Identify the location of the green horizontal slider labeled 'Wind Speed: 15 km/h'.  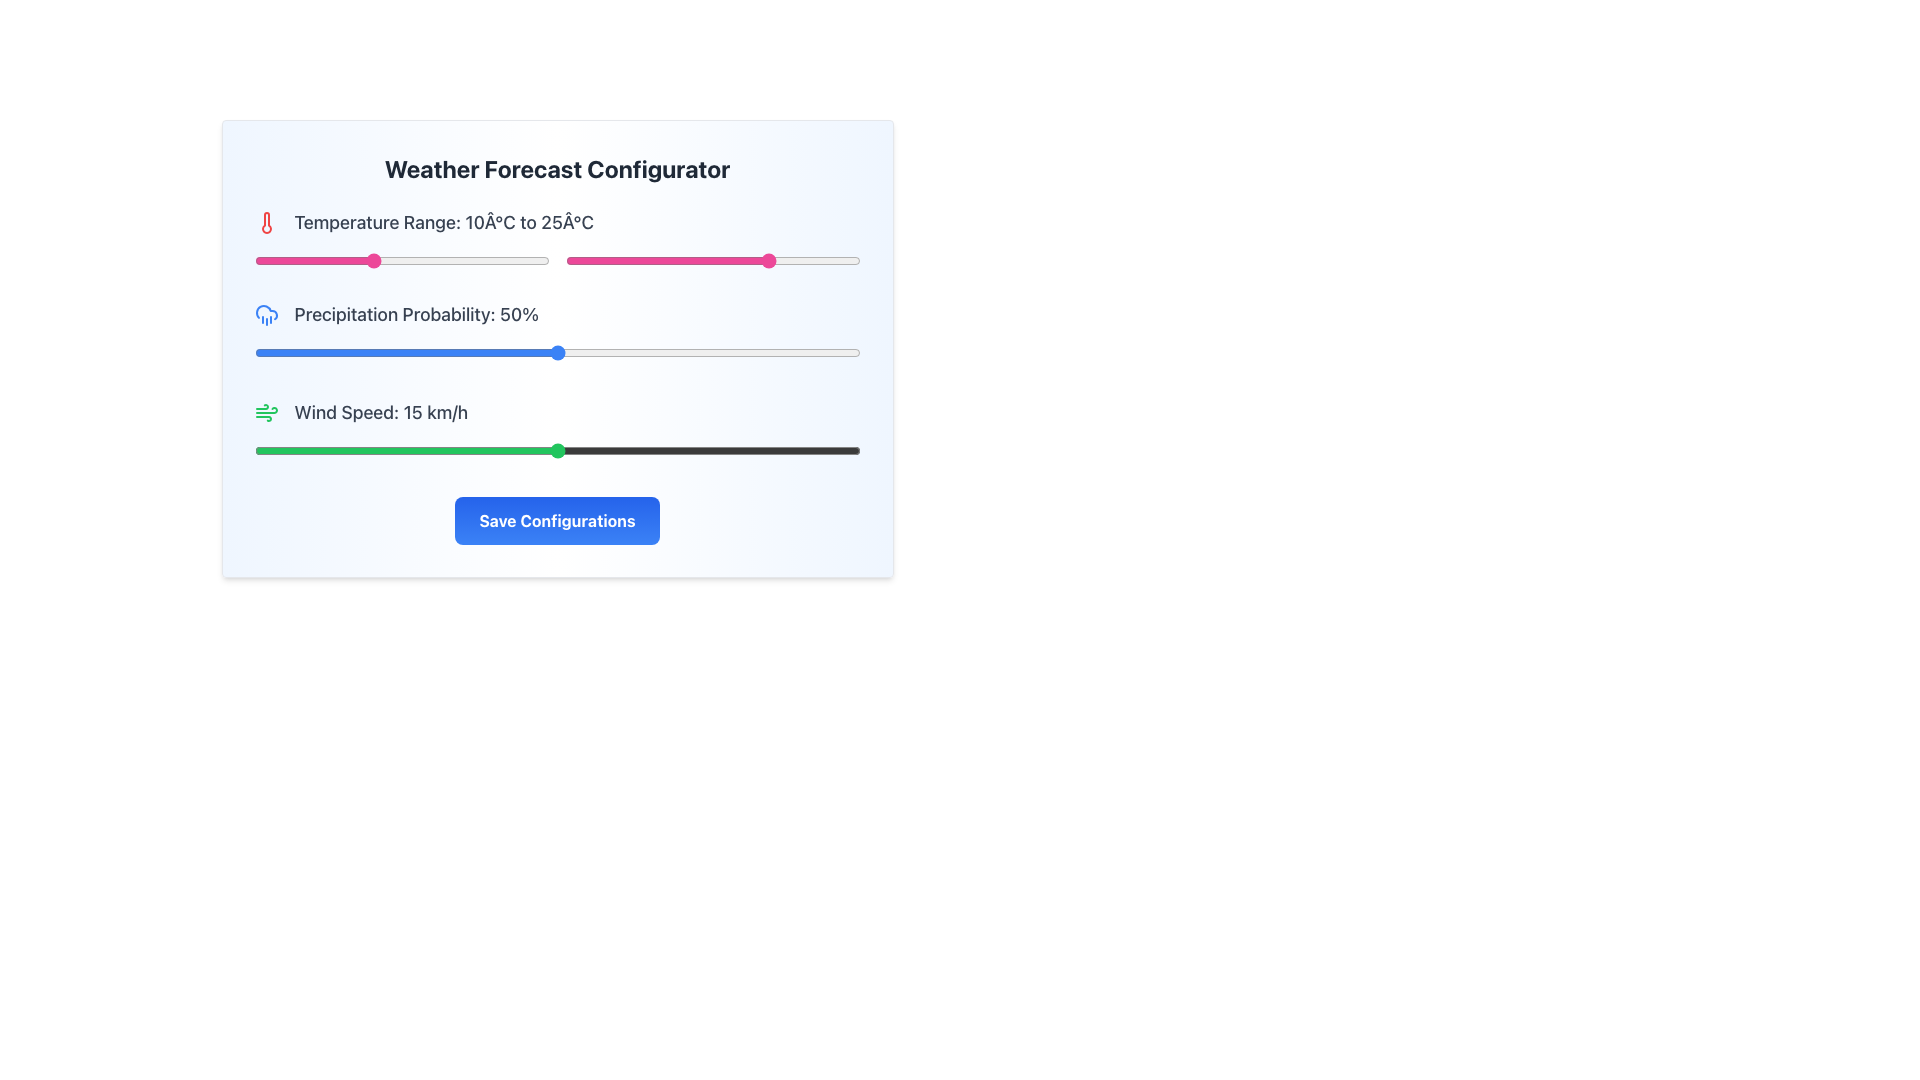
(557, 431).